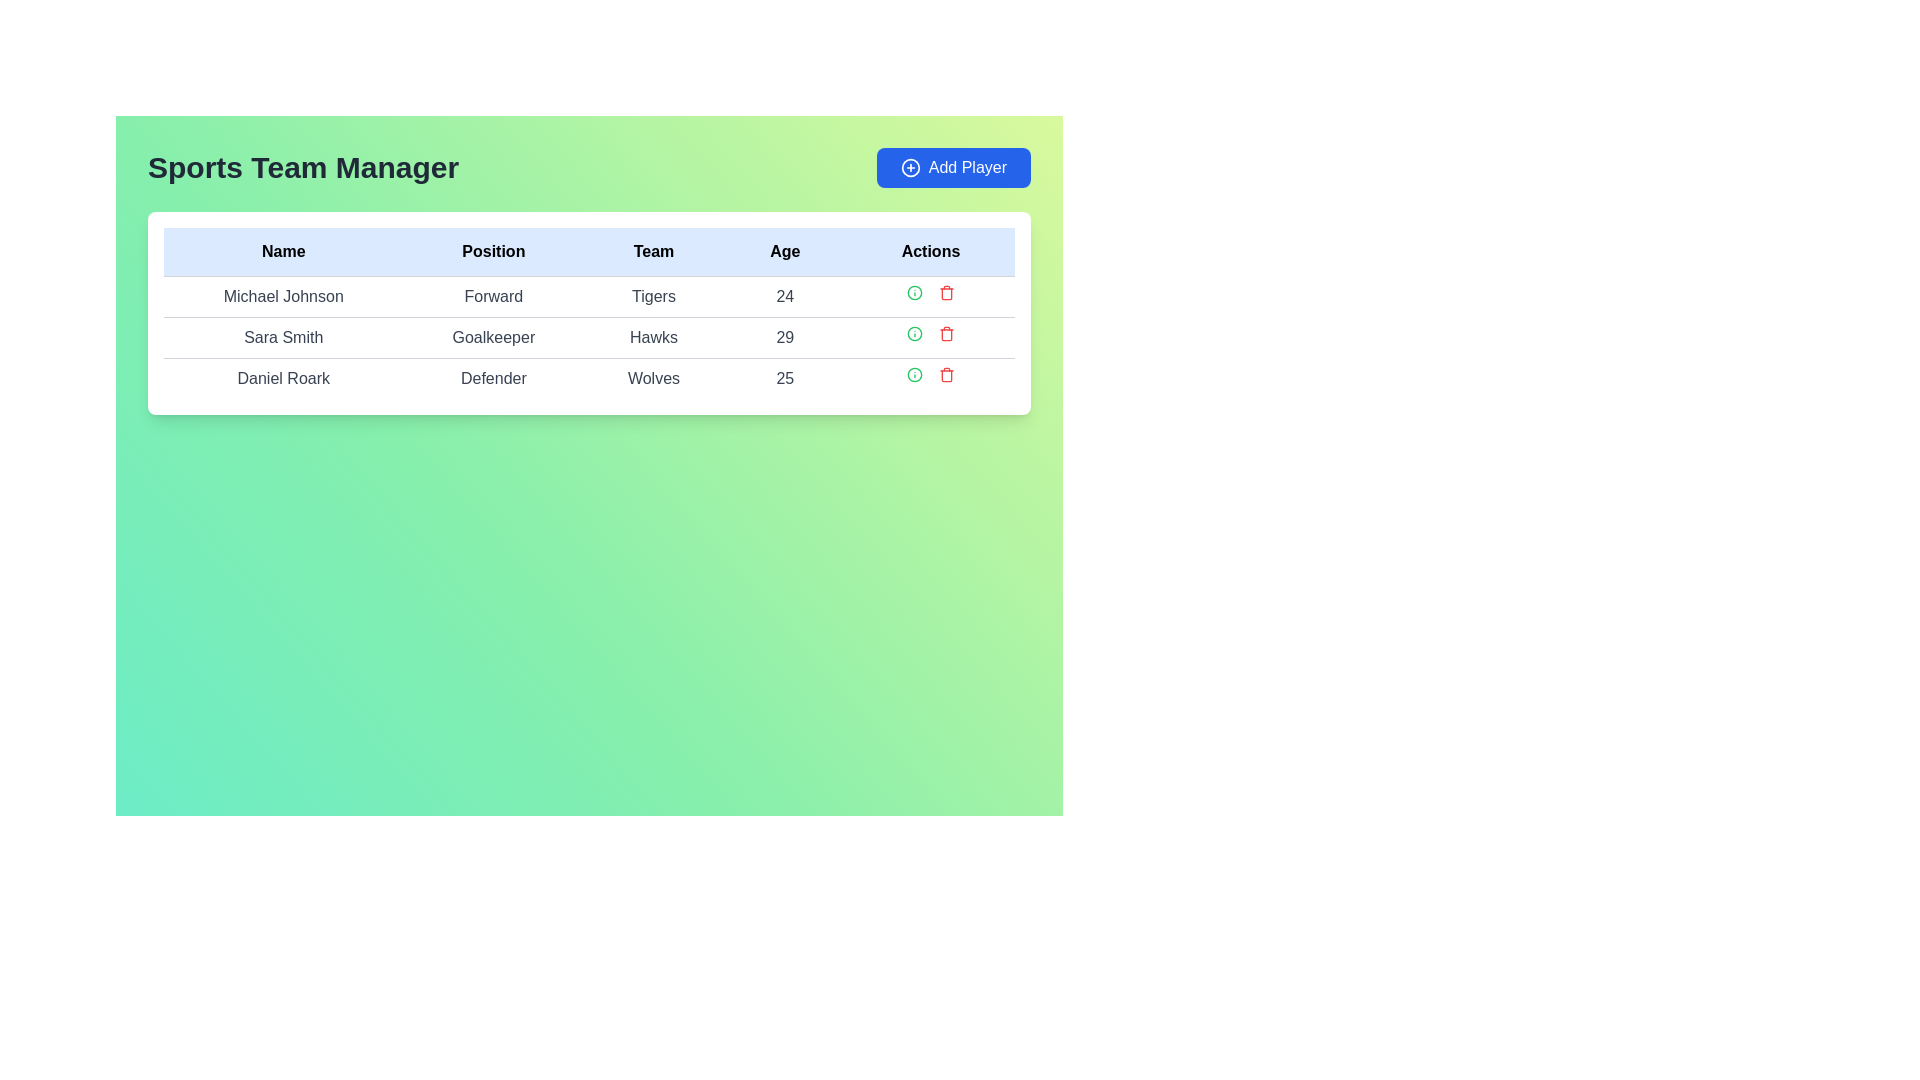 This screenshot has width=1920, height=1080. Describe the element at coordinates (282, 337) in the screenshot. I see `the text label displaying 'Sara Smith', which is the second entry in the 'Name' column of the table` at that location.